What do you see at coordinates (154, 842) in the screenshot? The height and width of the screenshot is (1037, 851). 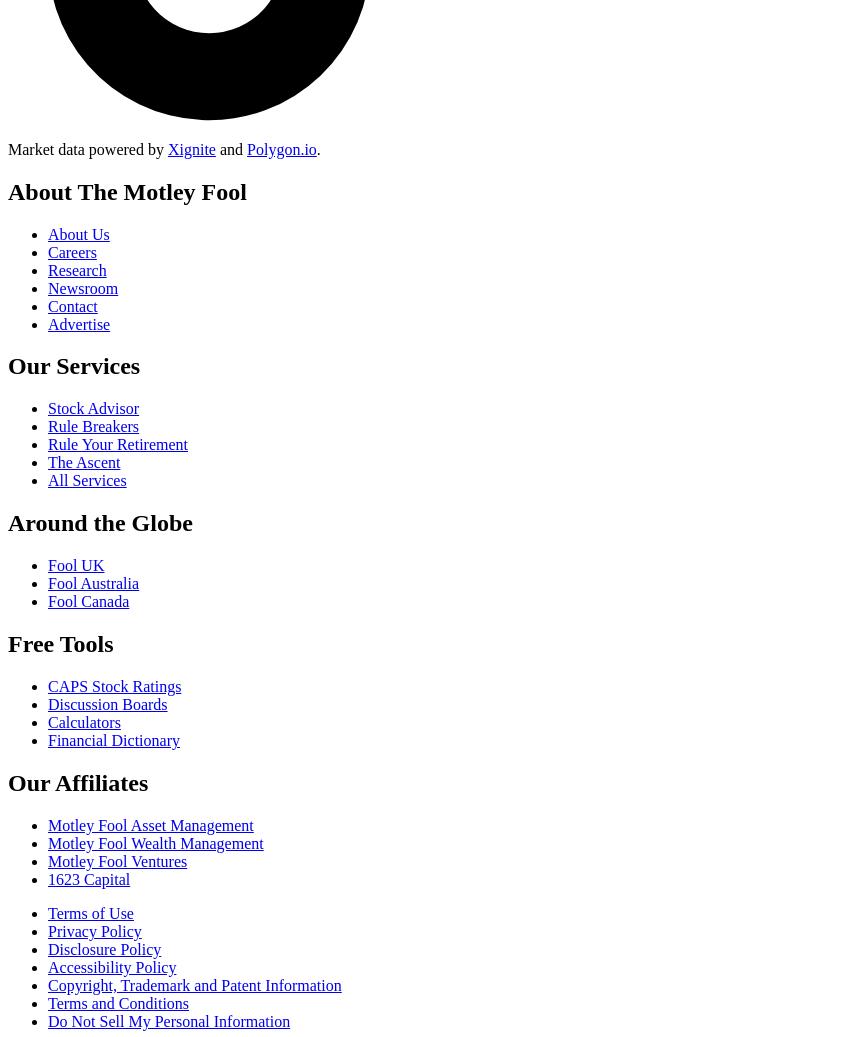 I see `'Motley Fool Wealth Management'` at bounding box center [154, 842].